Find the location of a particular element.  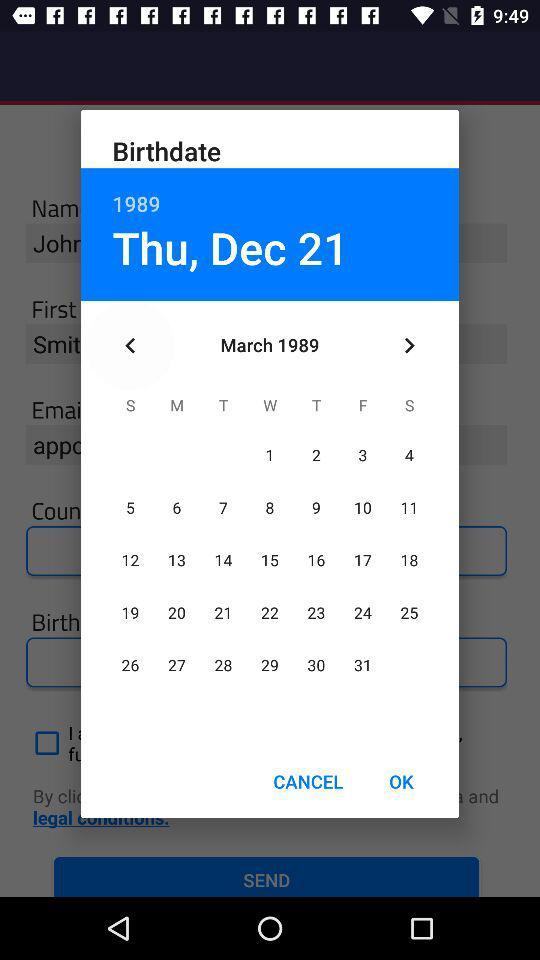

icon below the thu, dec 21 item is located at coordinates (130, 345).